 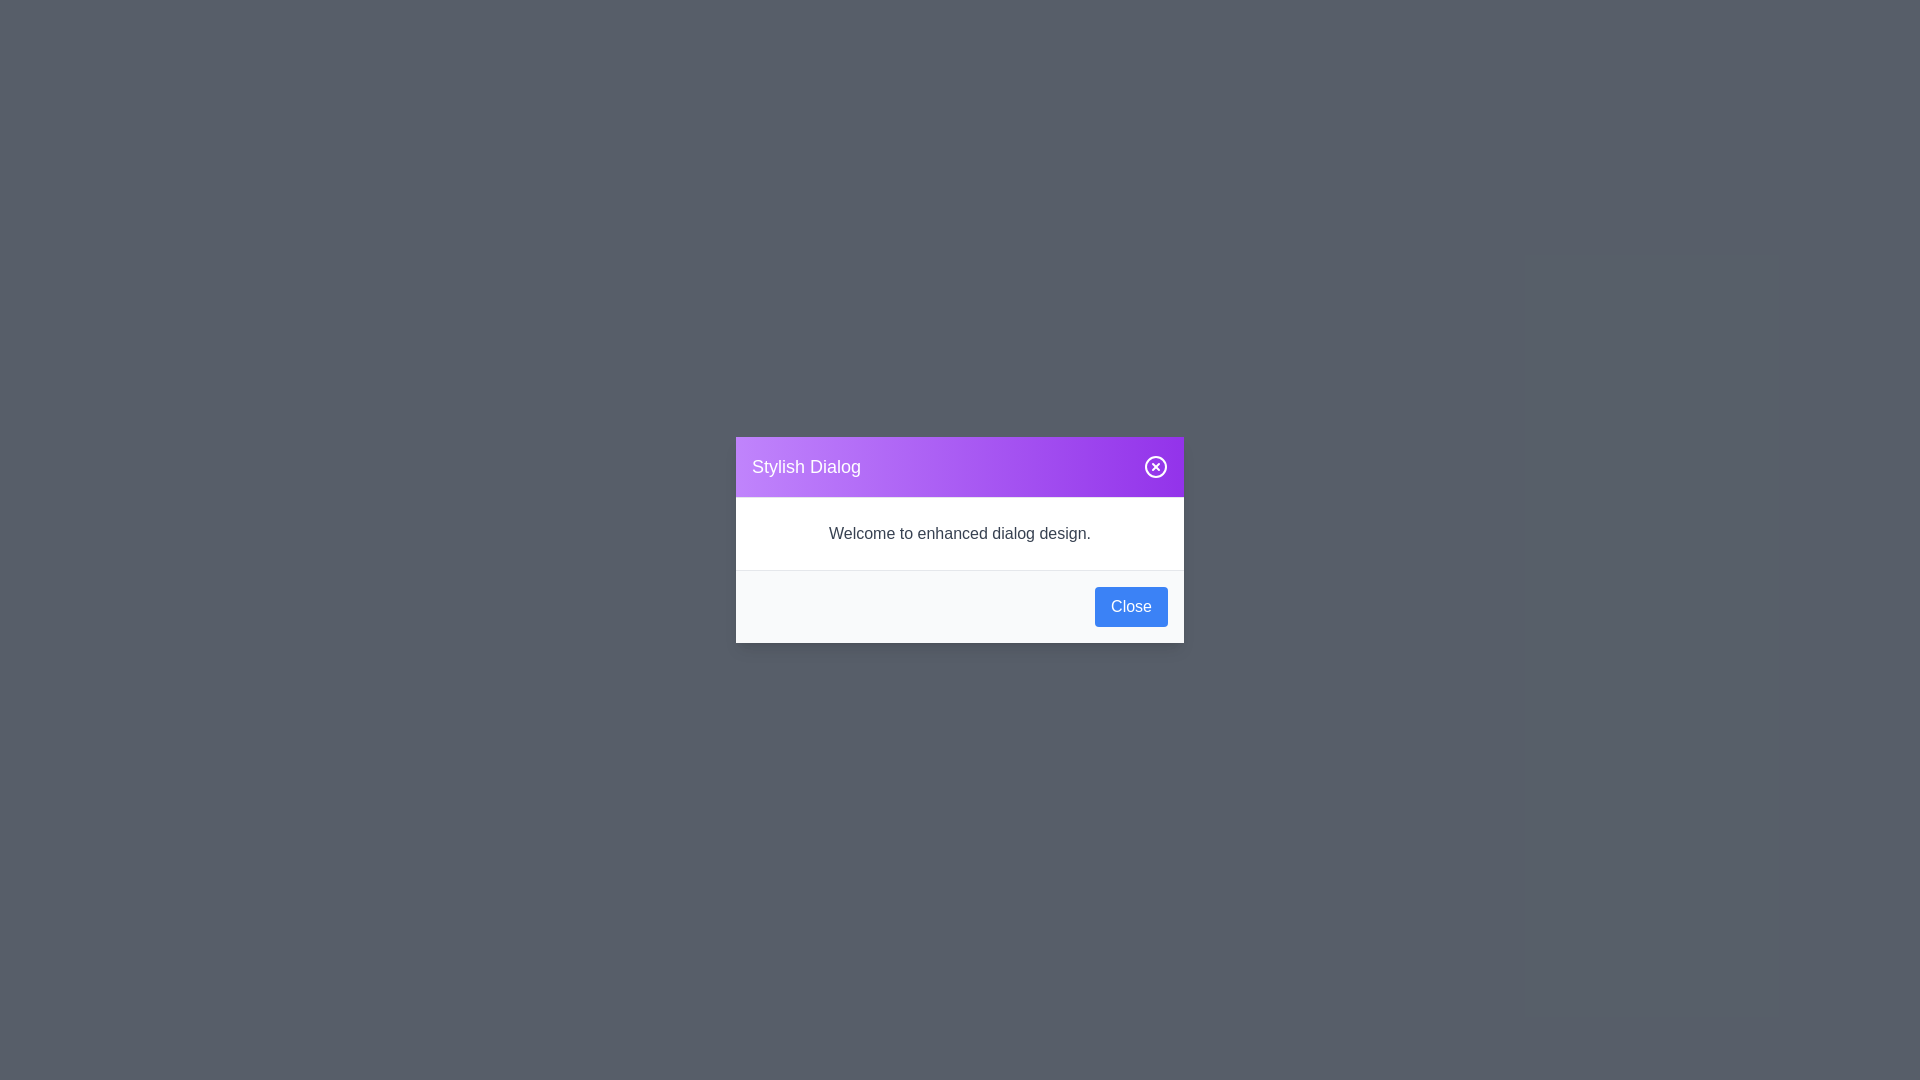 I want to click on the prominent blue 'Close' button located at the bottom-right corner of the dialog, so click(x=1131, y=605).